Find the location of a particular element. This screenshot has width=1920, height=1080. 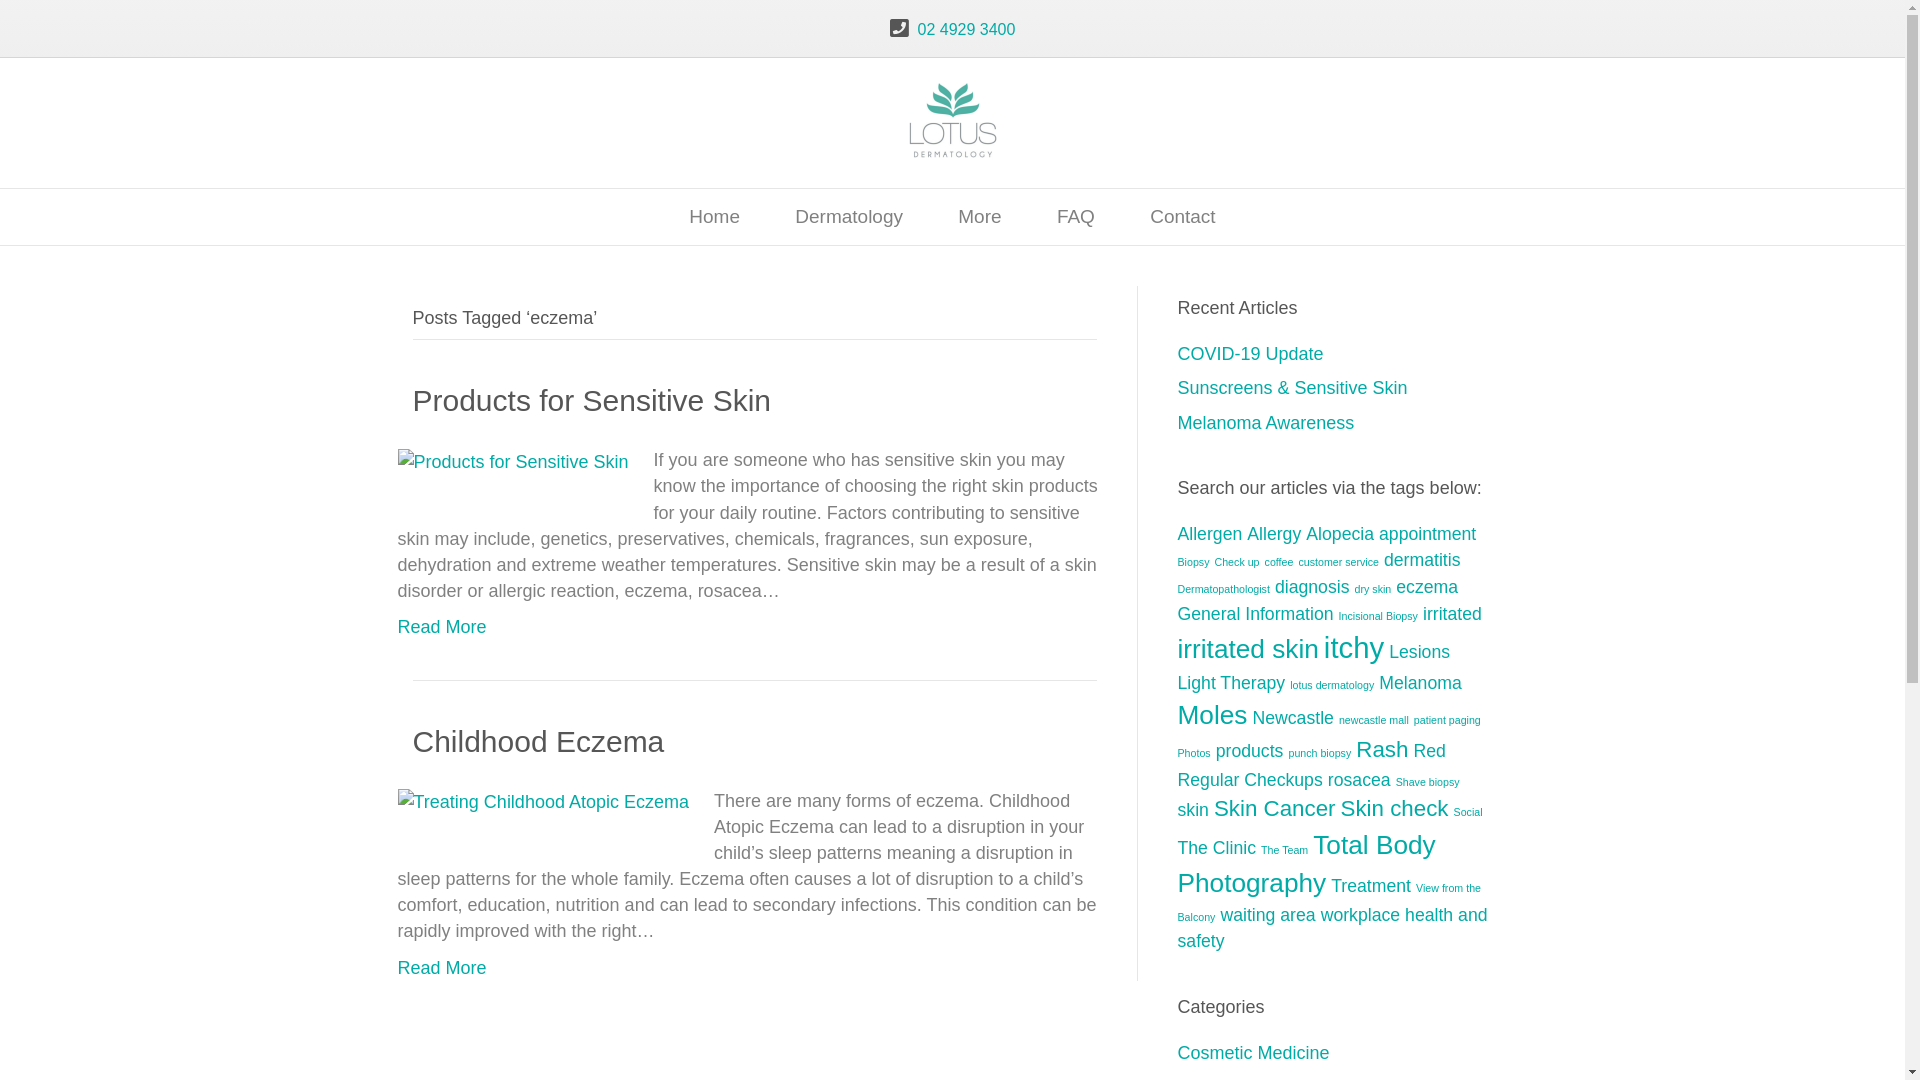

'Read More' is located at coordinates (441, 626).